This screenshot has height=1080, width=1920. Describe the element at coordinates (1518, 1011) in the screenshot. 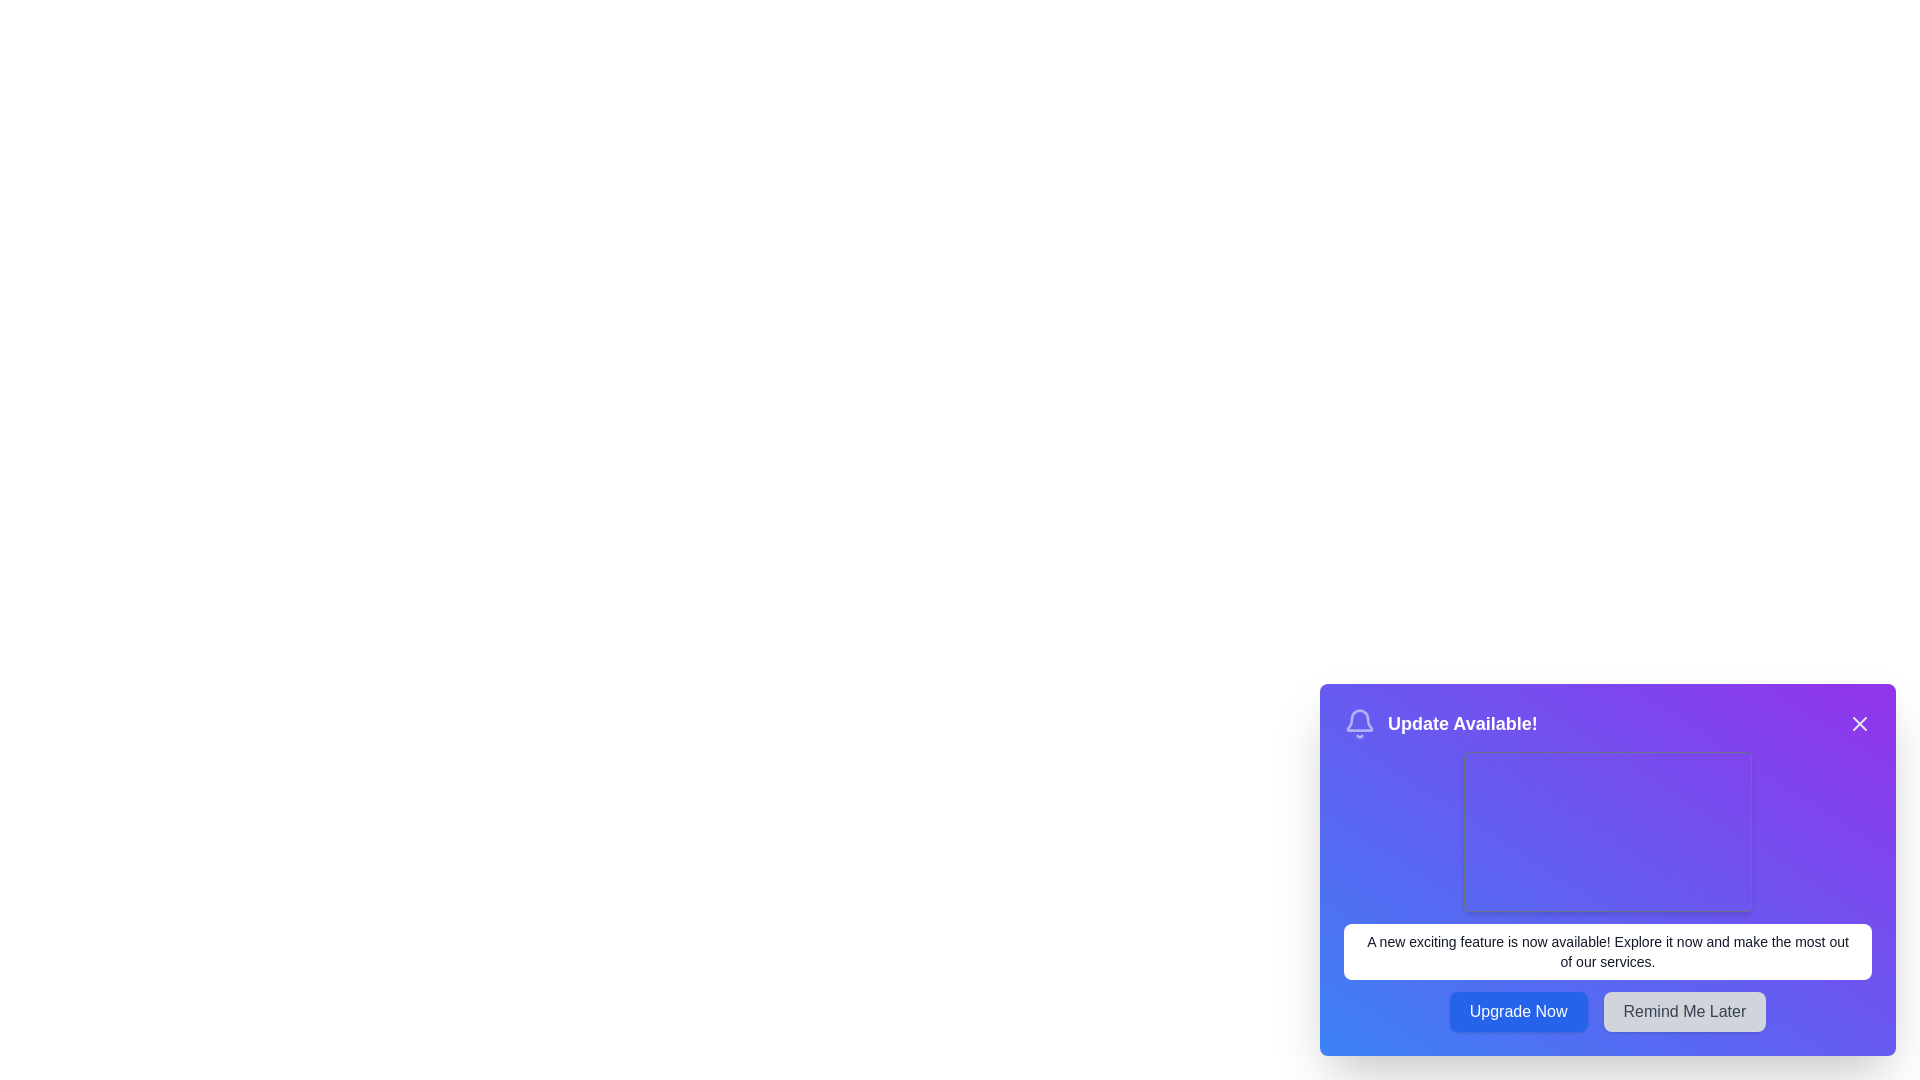

I see `the button Upgrade Now to observe its hover effect` at that location.